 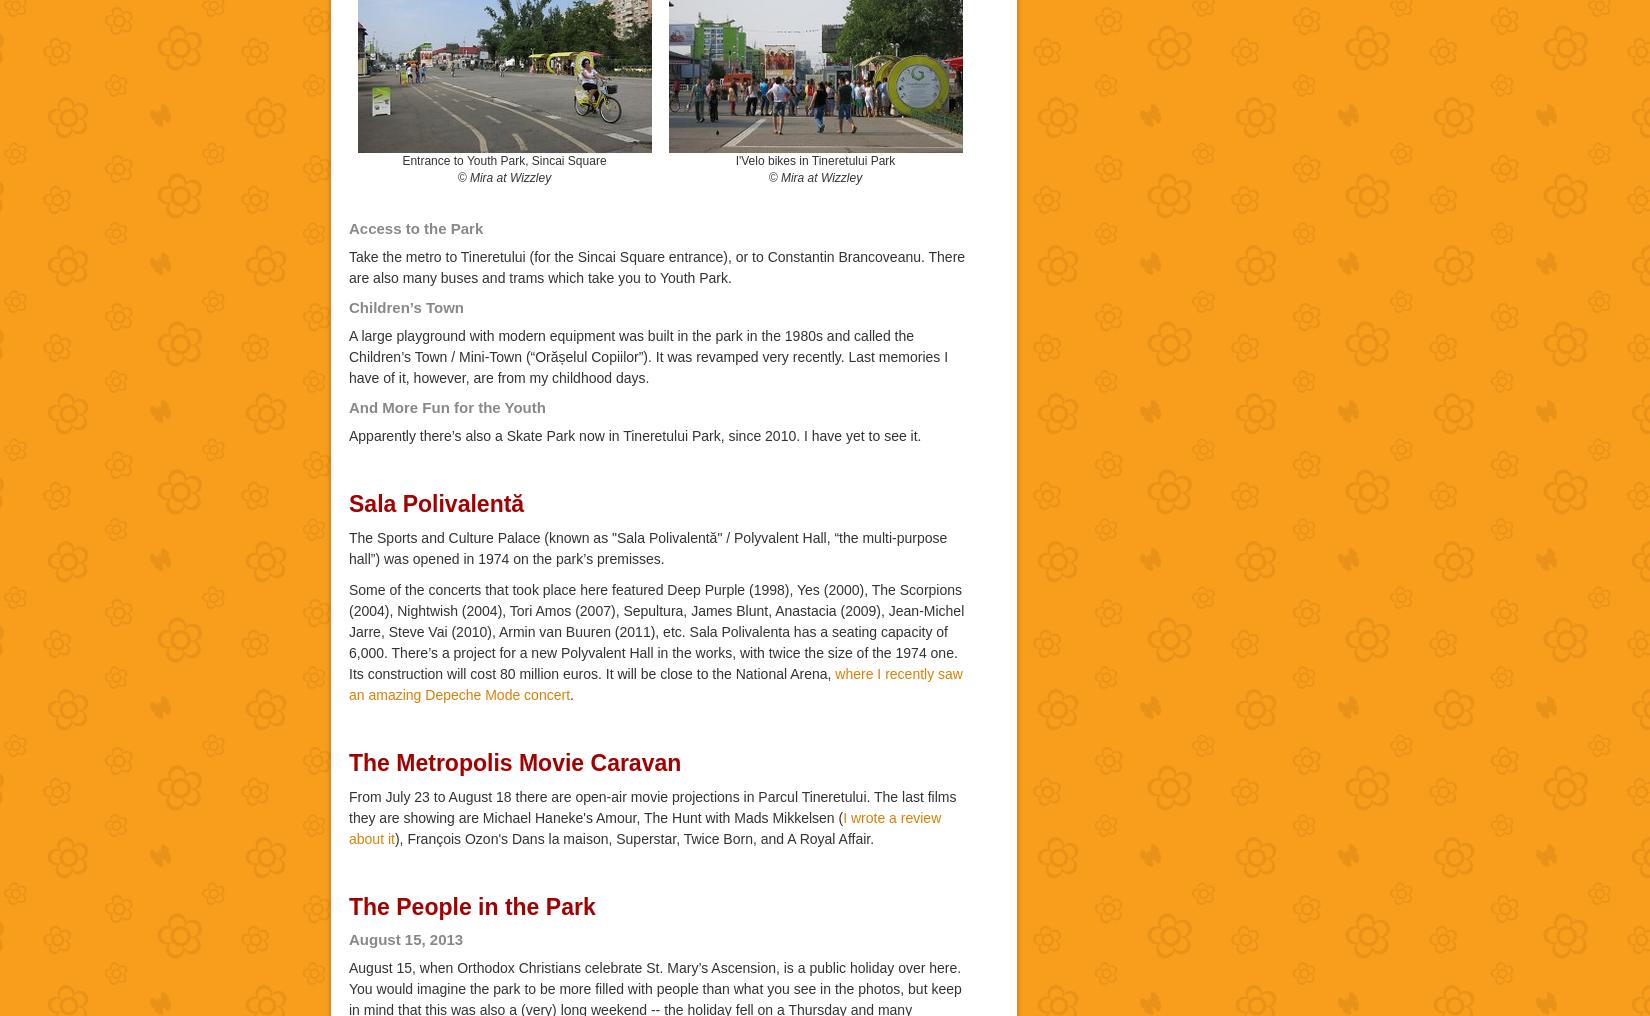 I want to click on 'From July 23 to August 18 there are open-air movie projections in Parcul Tineretului. The last films they are showing are Michael Haneke's Amour, The Hunt with Mads Mikkelsen (', so click(x=651, y=806).